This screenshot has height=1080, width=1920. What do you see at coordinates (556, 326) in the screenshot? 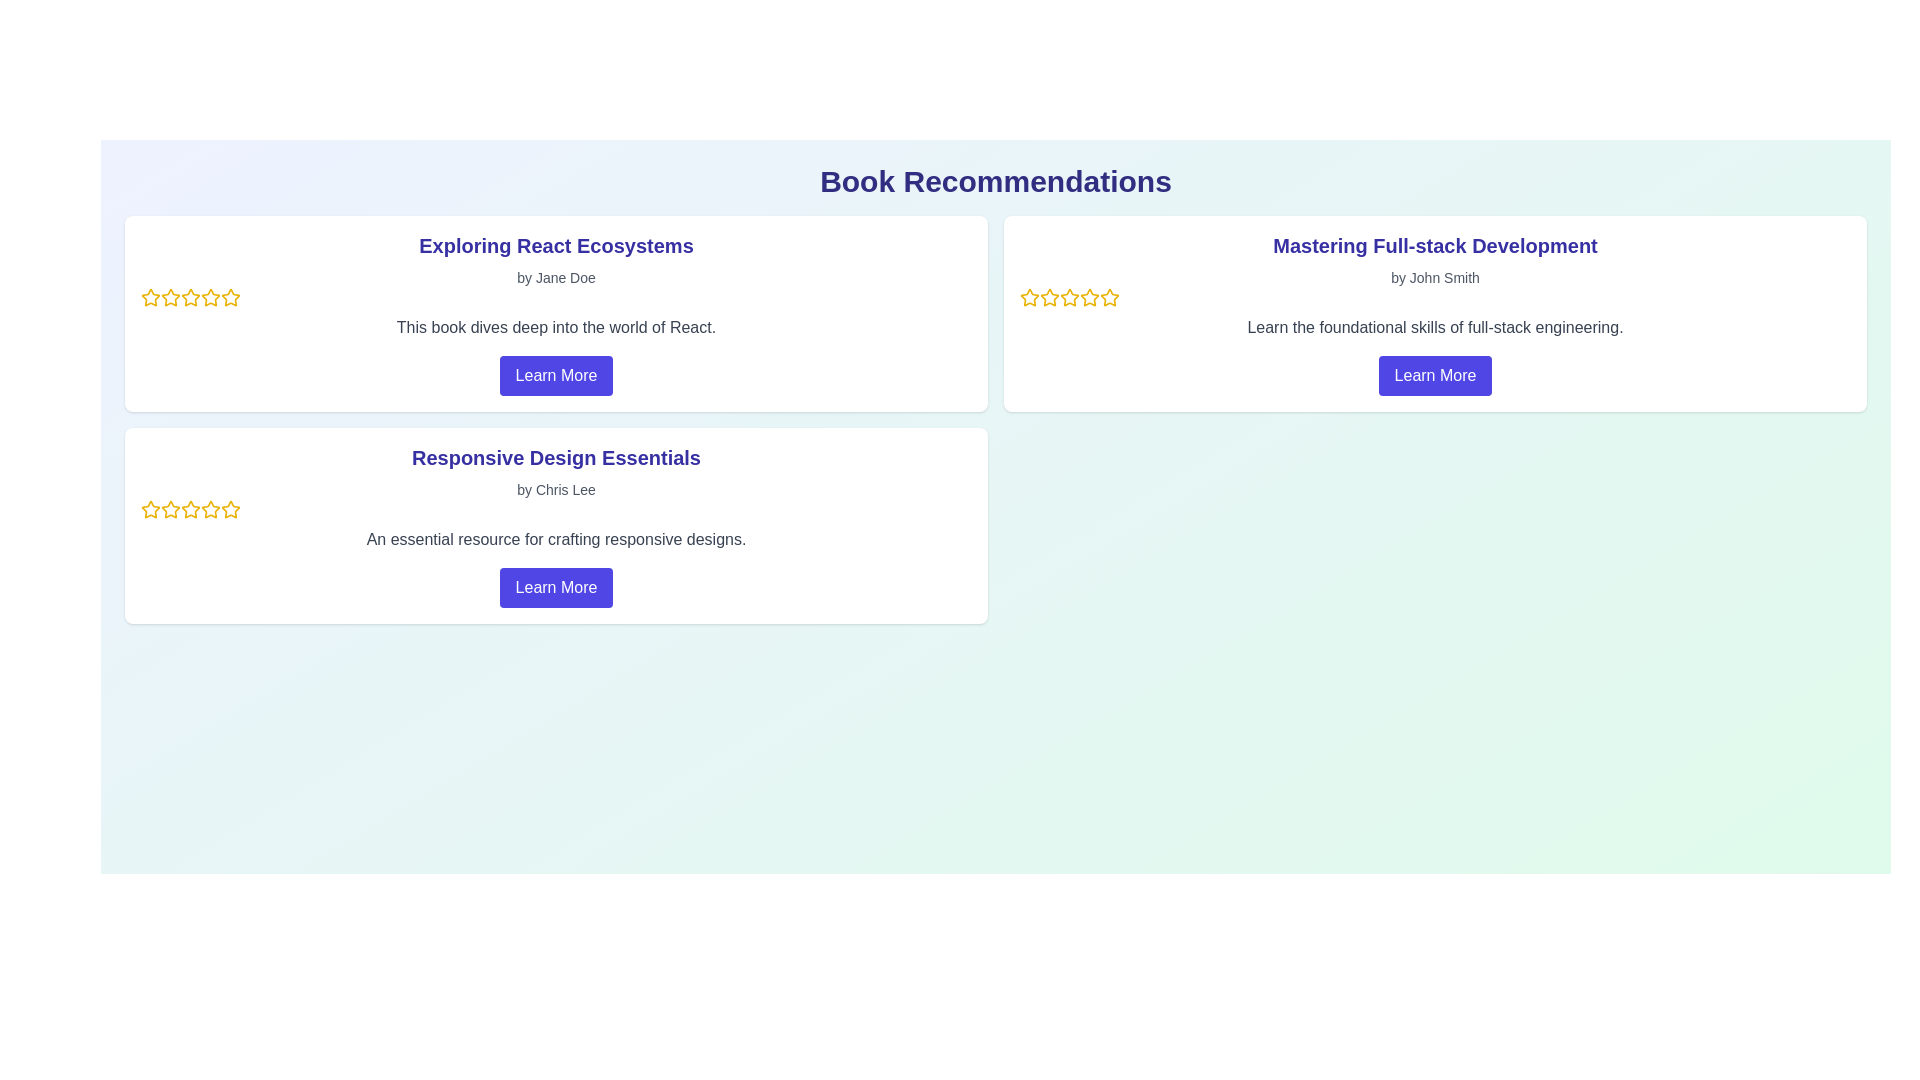
I see `the descriptive text block that provides information about the book 'Exploring React Ecosystems', located below the author's name 'Jane Doe' and above the 'Learn More' button` at bounding box center [556, 326].